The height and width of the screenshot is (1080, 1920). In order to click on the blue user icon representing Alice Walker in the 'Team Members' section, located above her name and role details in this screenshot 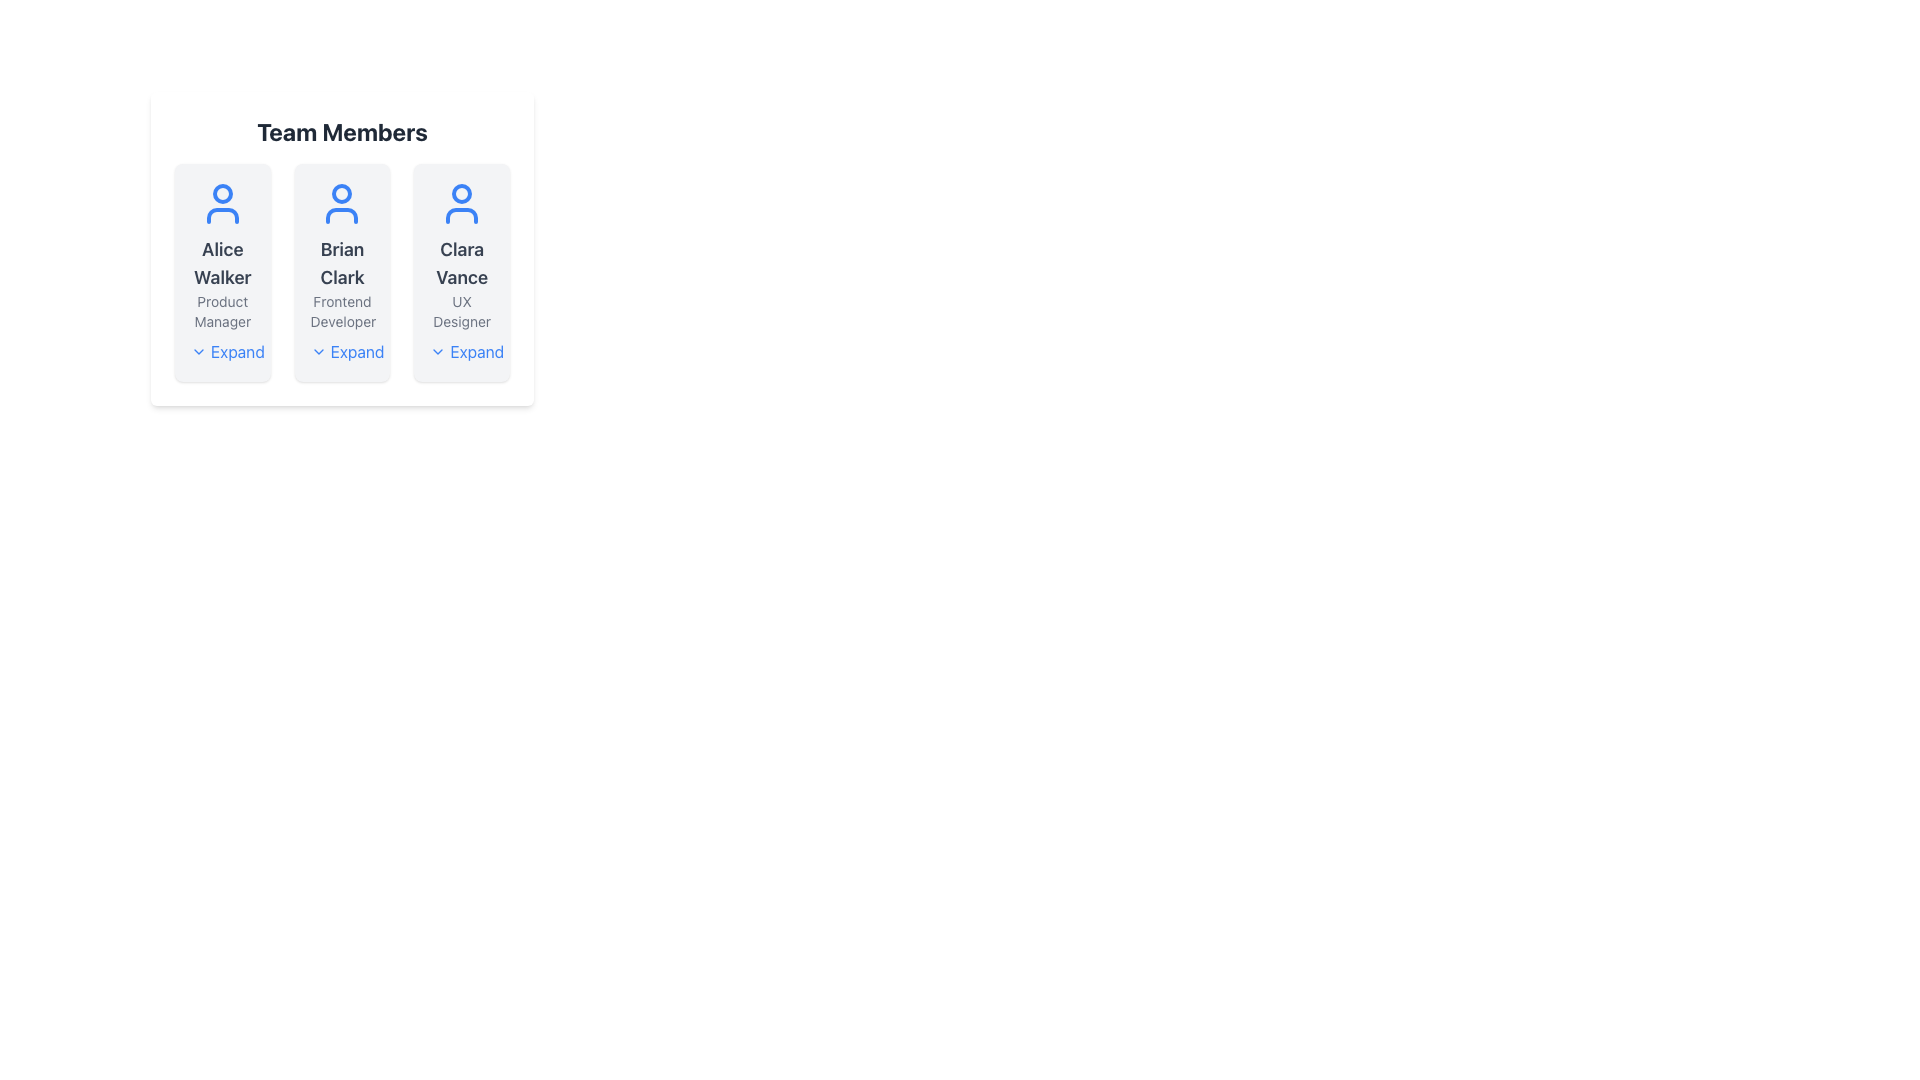, I will do `click(222, 204)`.